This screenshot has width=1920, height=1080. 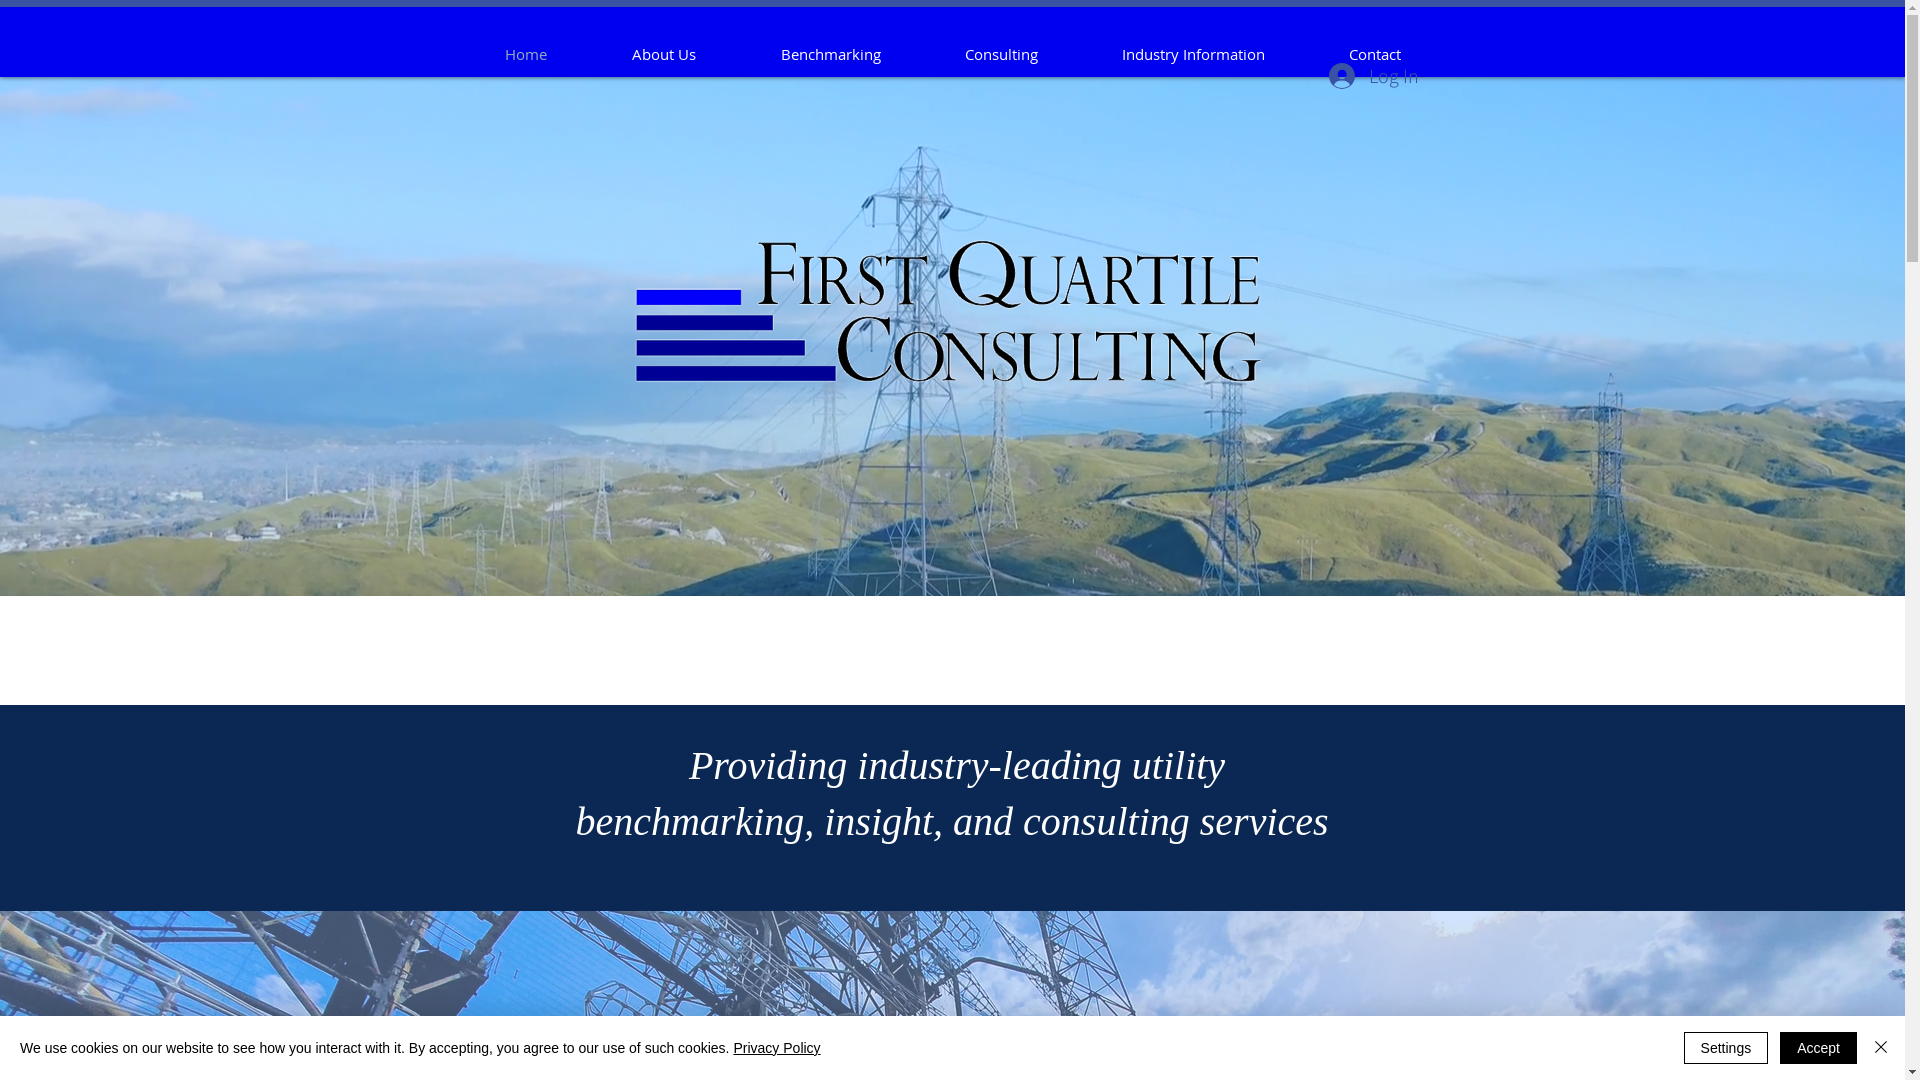 I want to click on 'Consulting', so click(x=920, y=53).